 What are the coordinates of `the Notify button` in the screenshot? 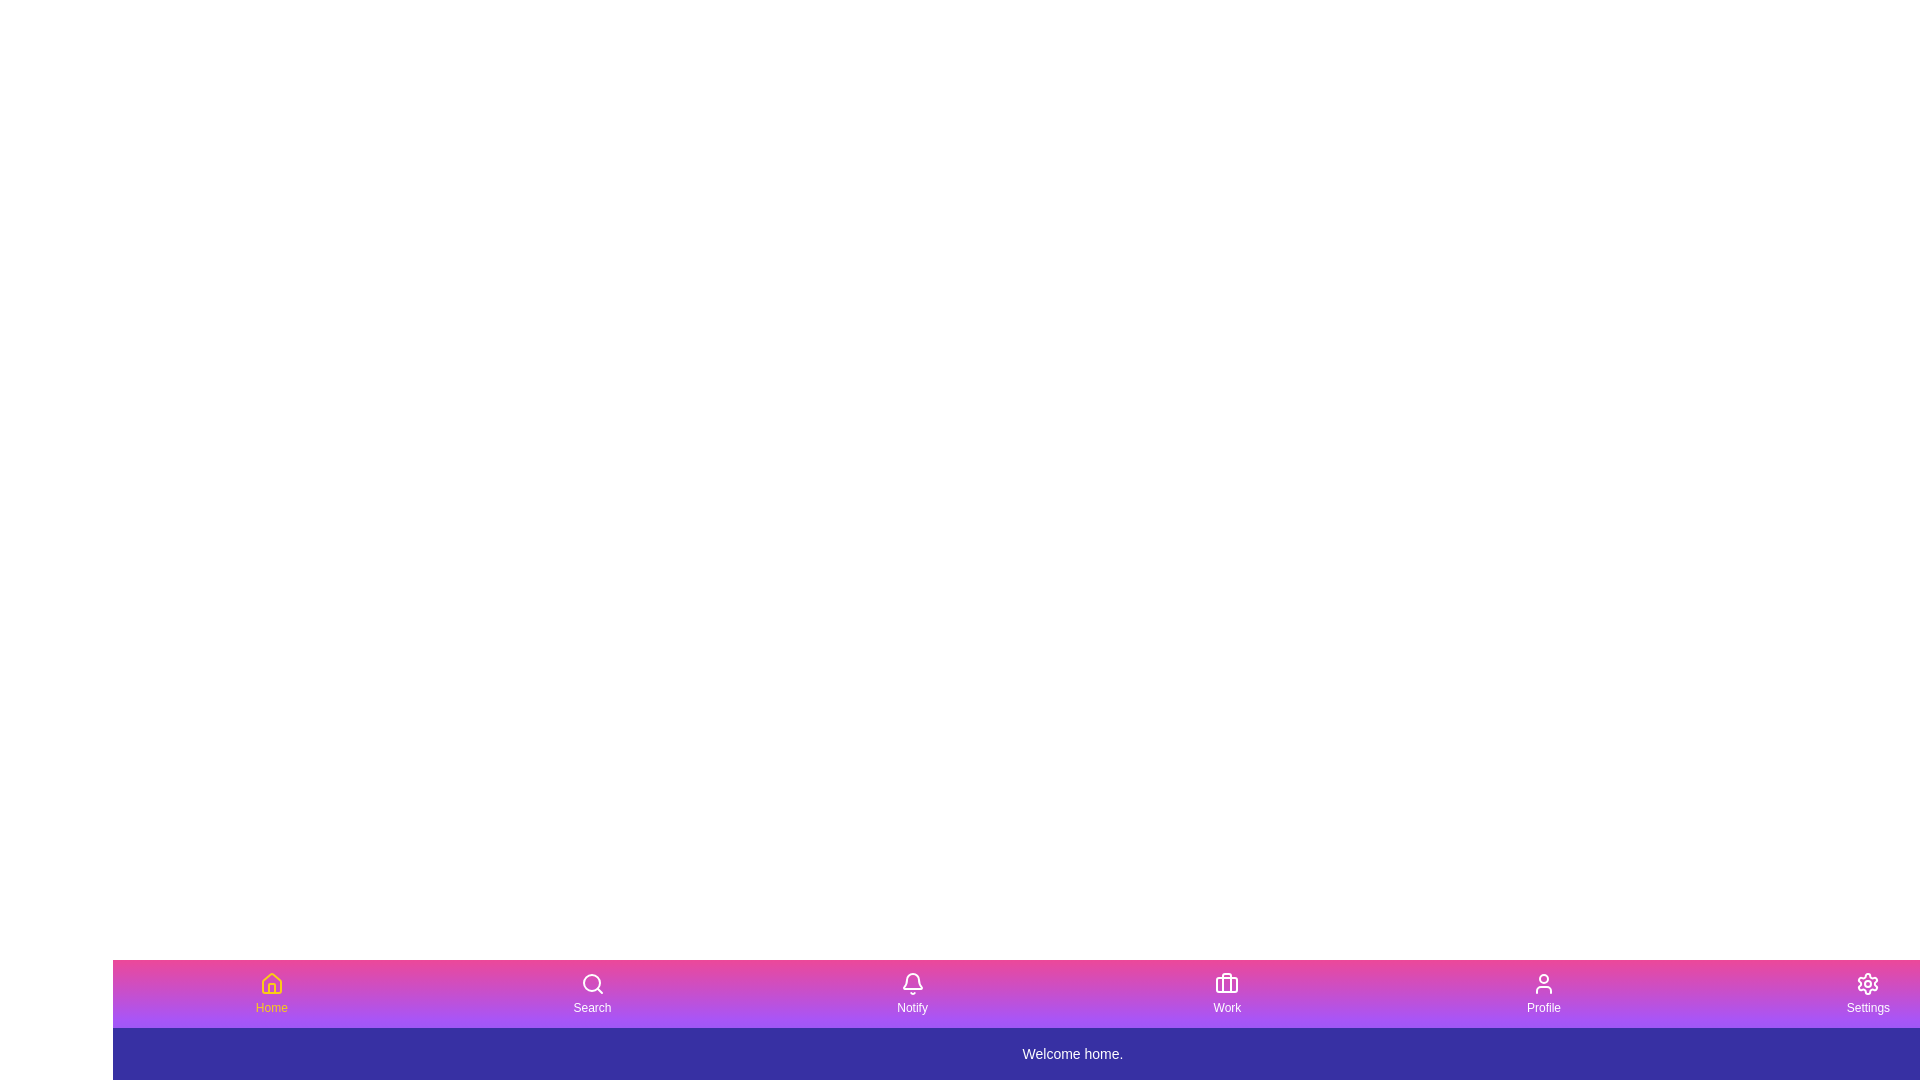 It's located at (911, 994).